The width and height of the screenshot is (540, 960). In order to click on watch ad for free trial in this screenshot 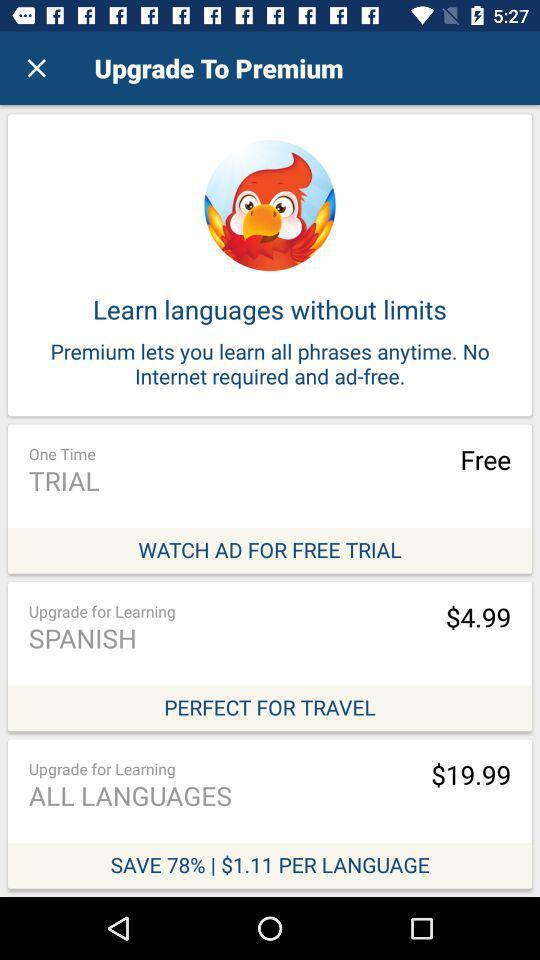, I will do `click(270, 498)`.